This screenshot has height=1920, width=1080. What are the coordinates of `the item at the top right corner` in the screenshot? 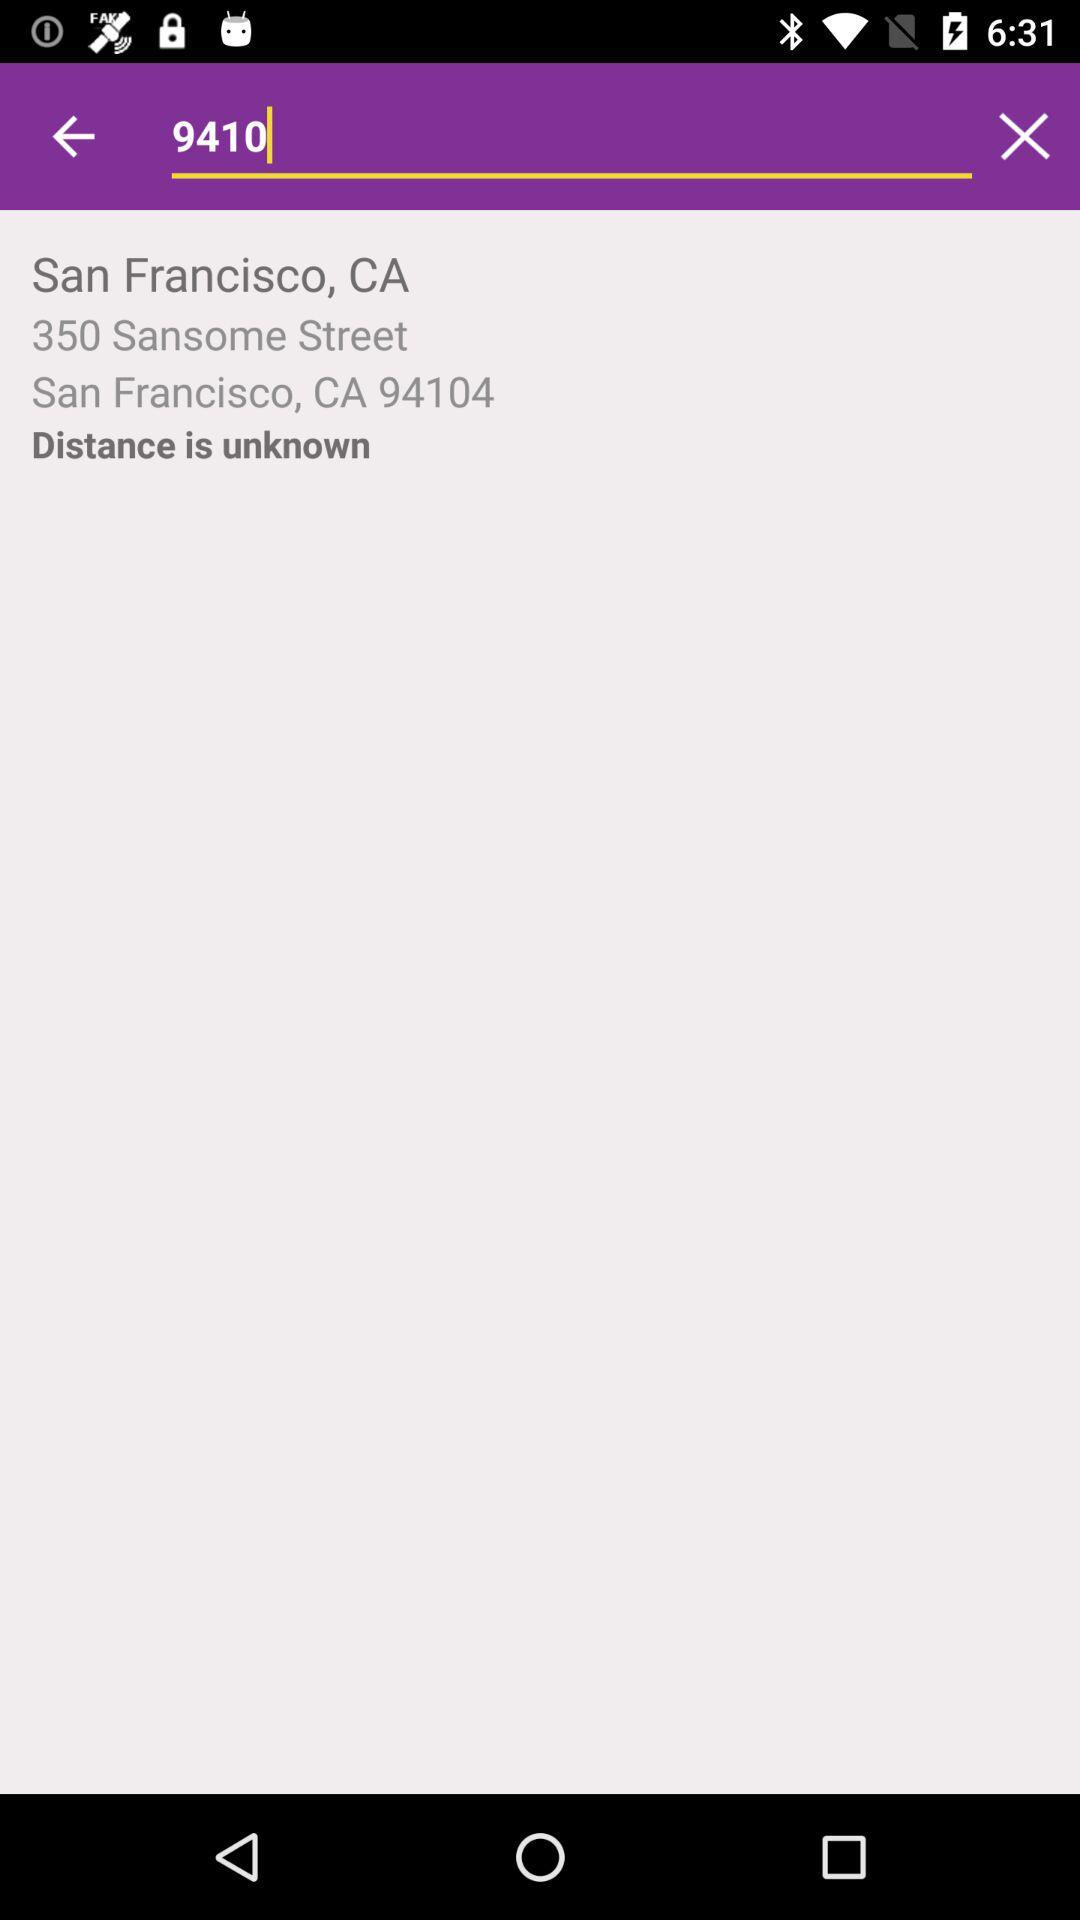 It's located at (1024, 135).